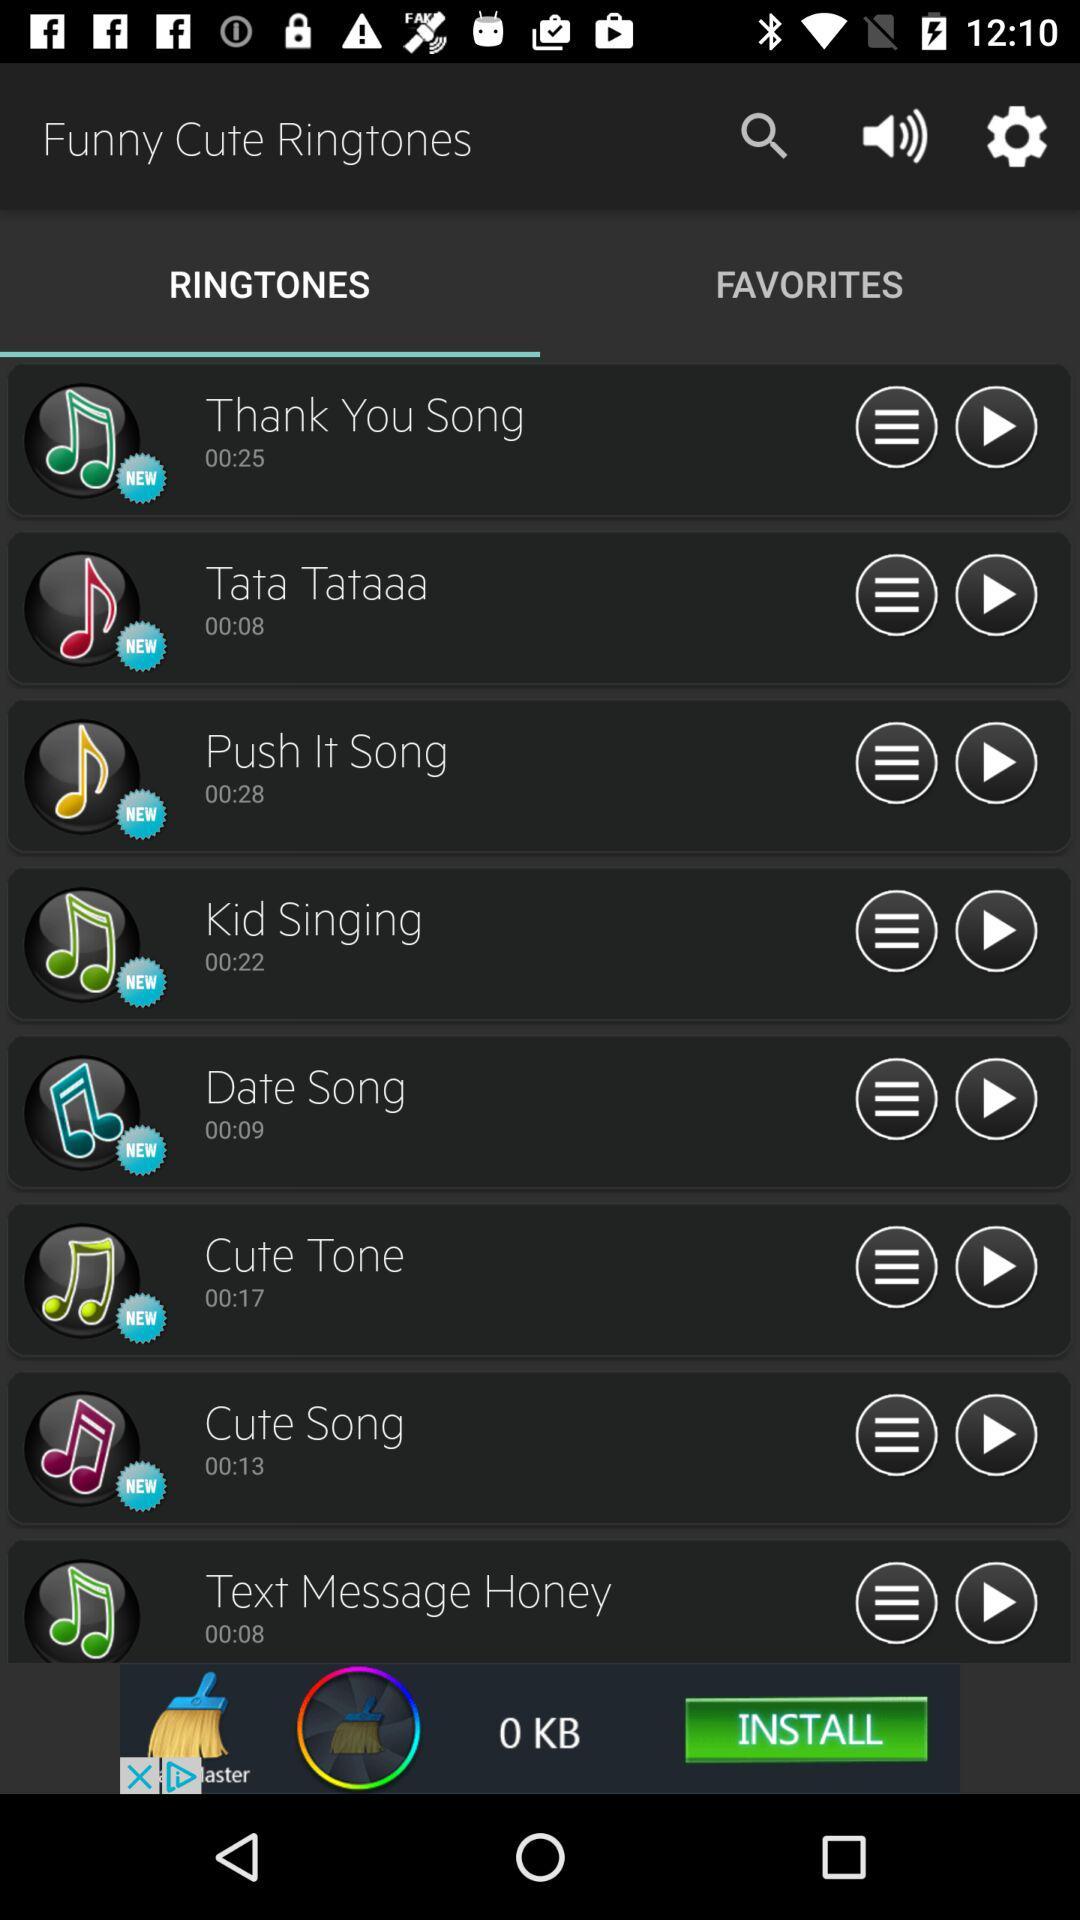 Image resolution: width=1080 pixels, height=1920 pixels. I want to click on music clip, so click(995, 595).